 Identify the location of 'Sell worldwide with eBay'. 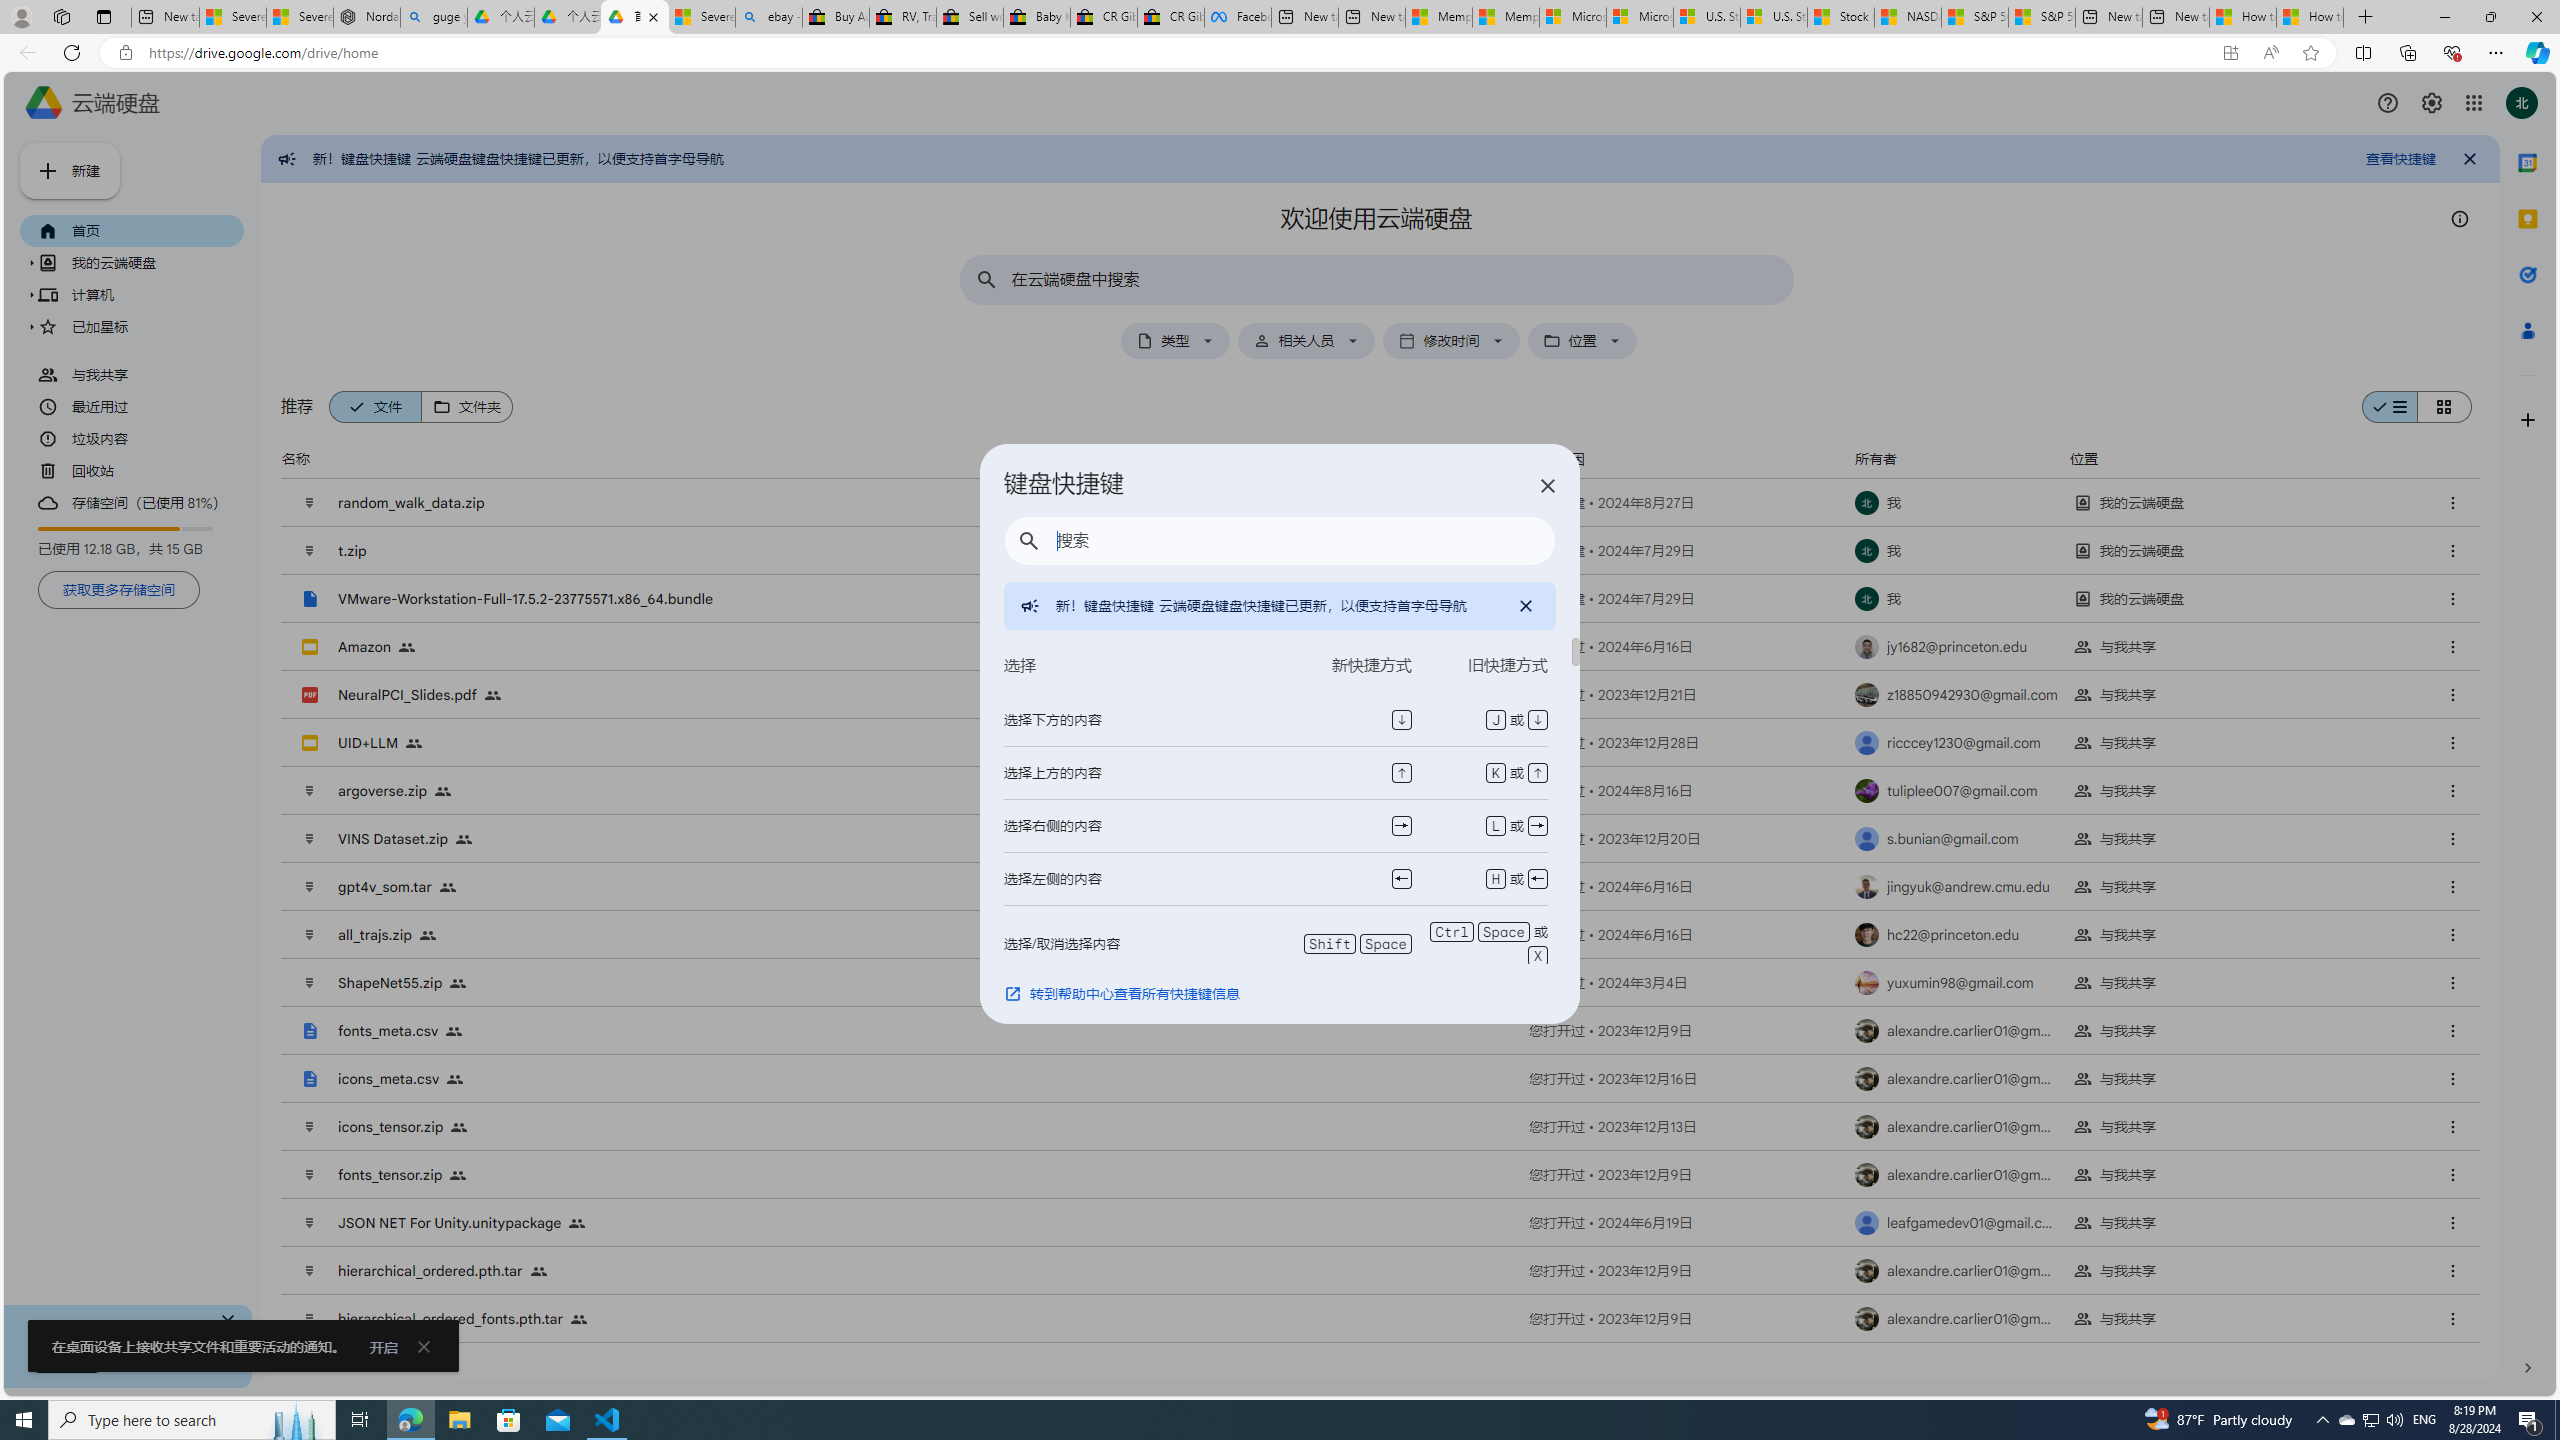
(967, 16).